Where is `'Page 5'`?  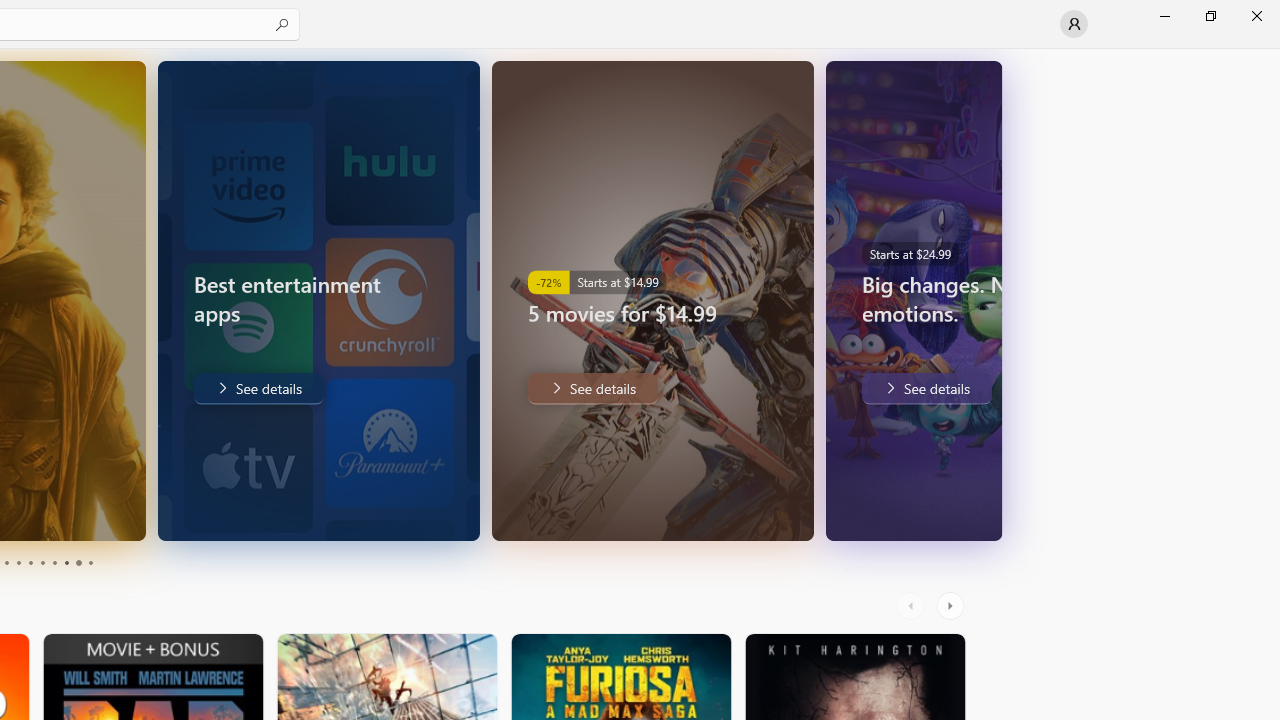 'Page 5' is located at coordinates (30, 563).